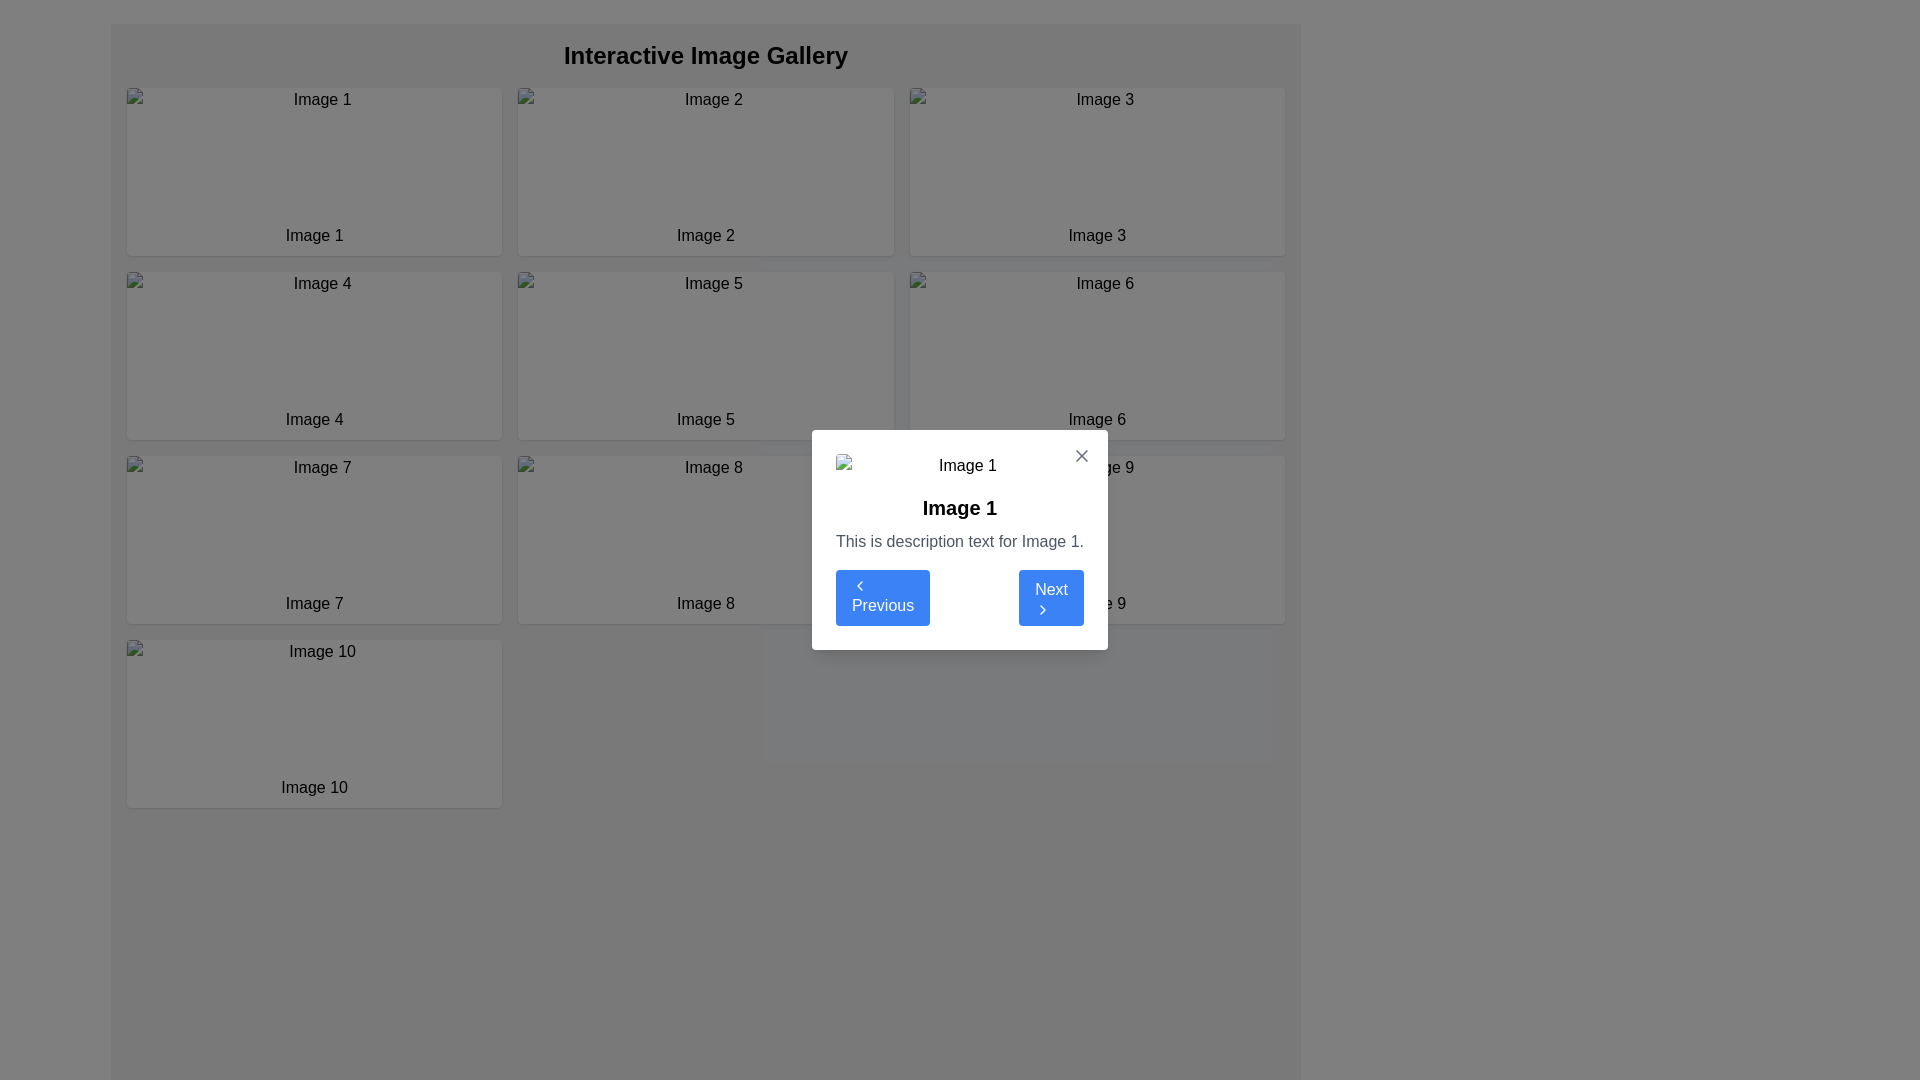 This screenshot has width=1920, height=1080. Describe the element at coordinates (313, 703) in the screenshot. I see `the image placeholder labeled 'Image 10' located in the bottom-left corner of the grid layout to interact with it` at that location.